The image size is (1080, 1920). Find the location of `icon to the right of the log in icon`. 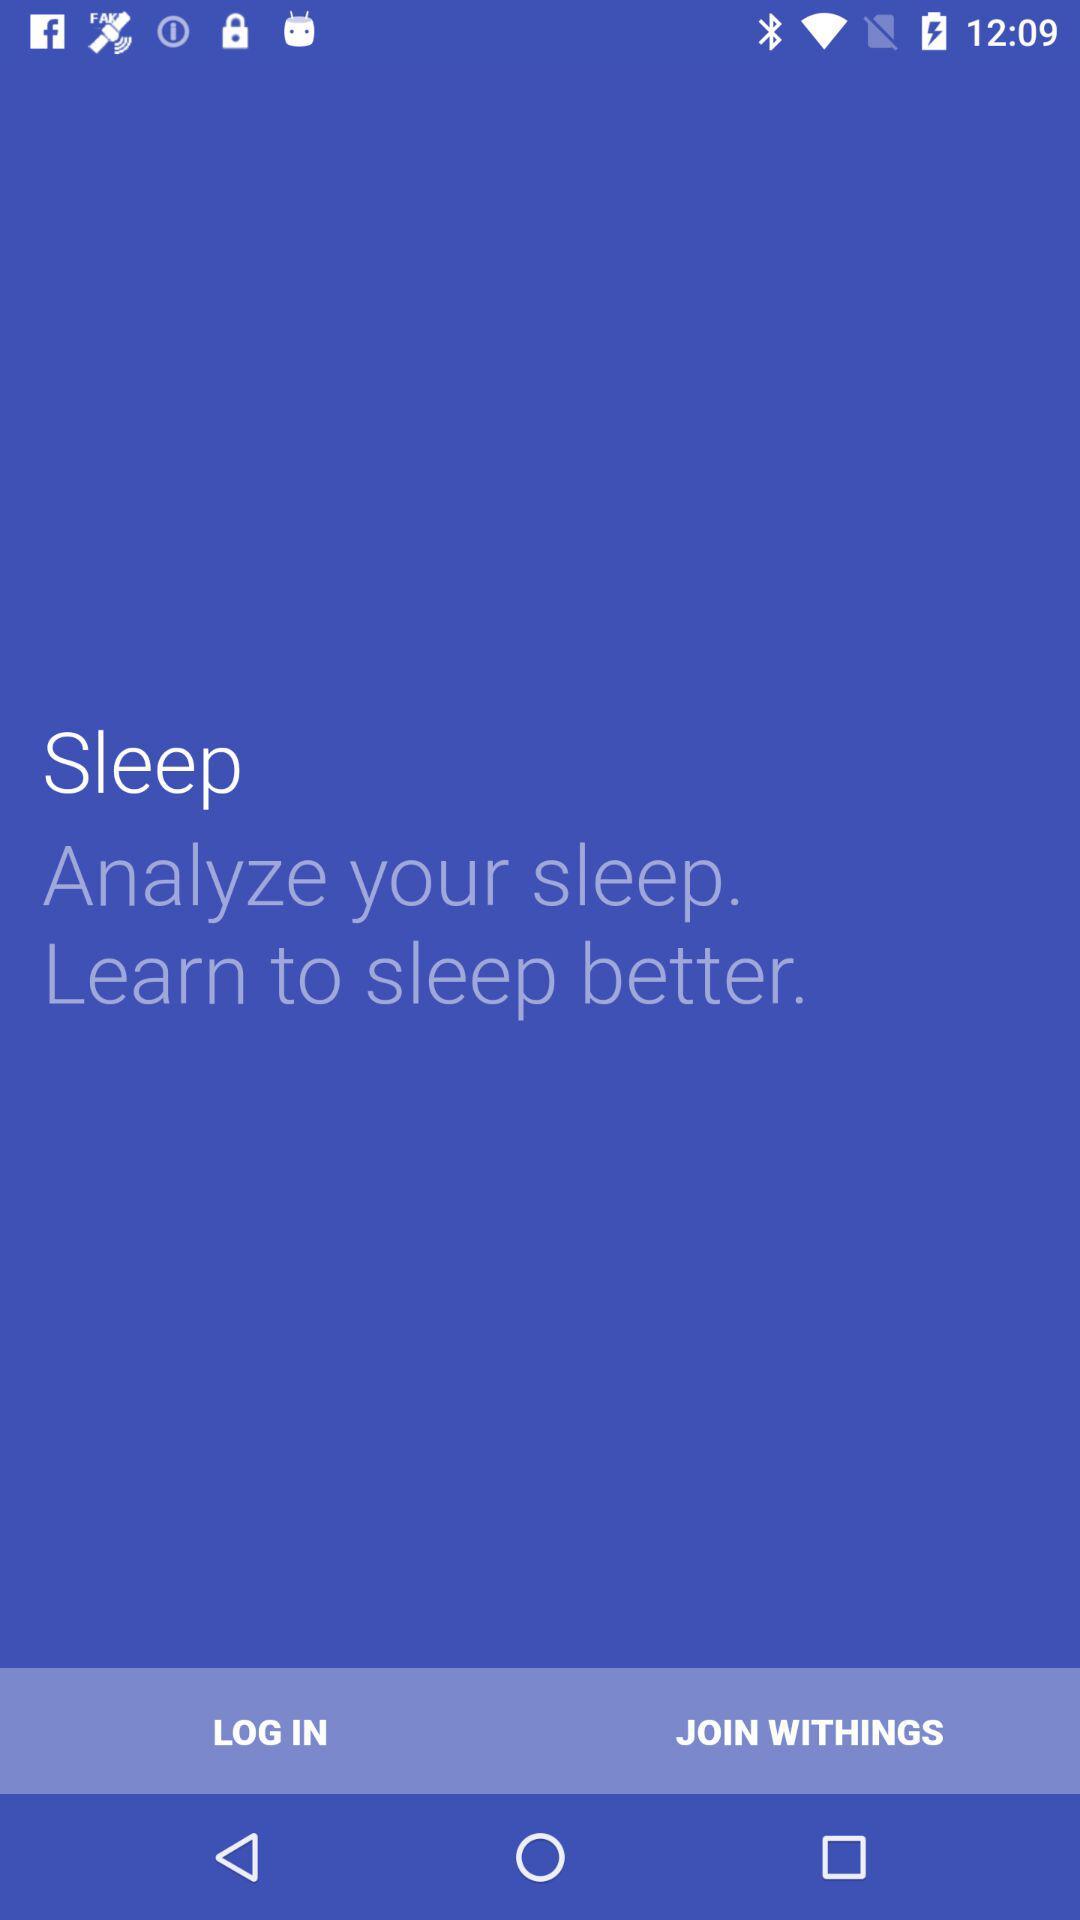

icon to the right of the log in icon is located at coordinates (810, 1730).